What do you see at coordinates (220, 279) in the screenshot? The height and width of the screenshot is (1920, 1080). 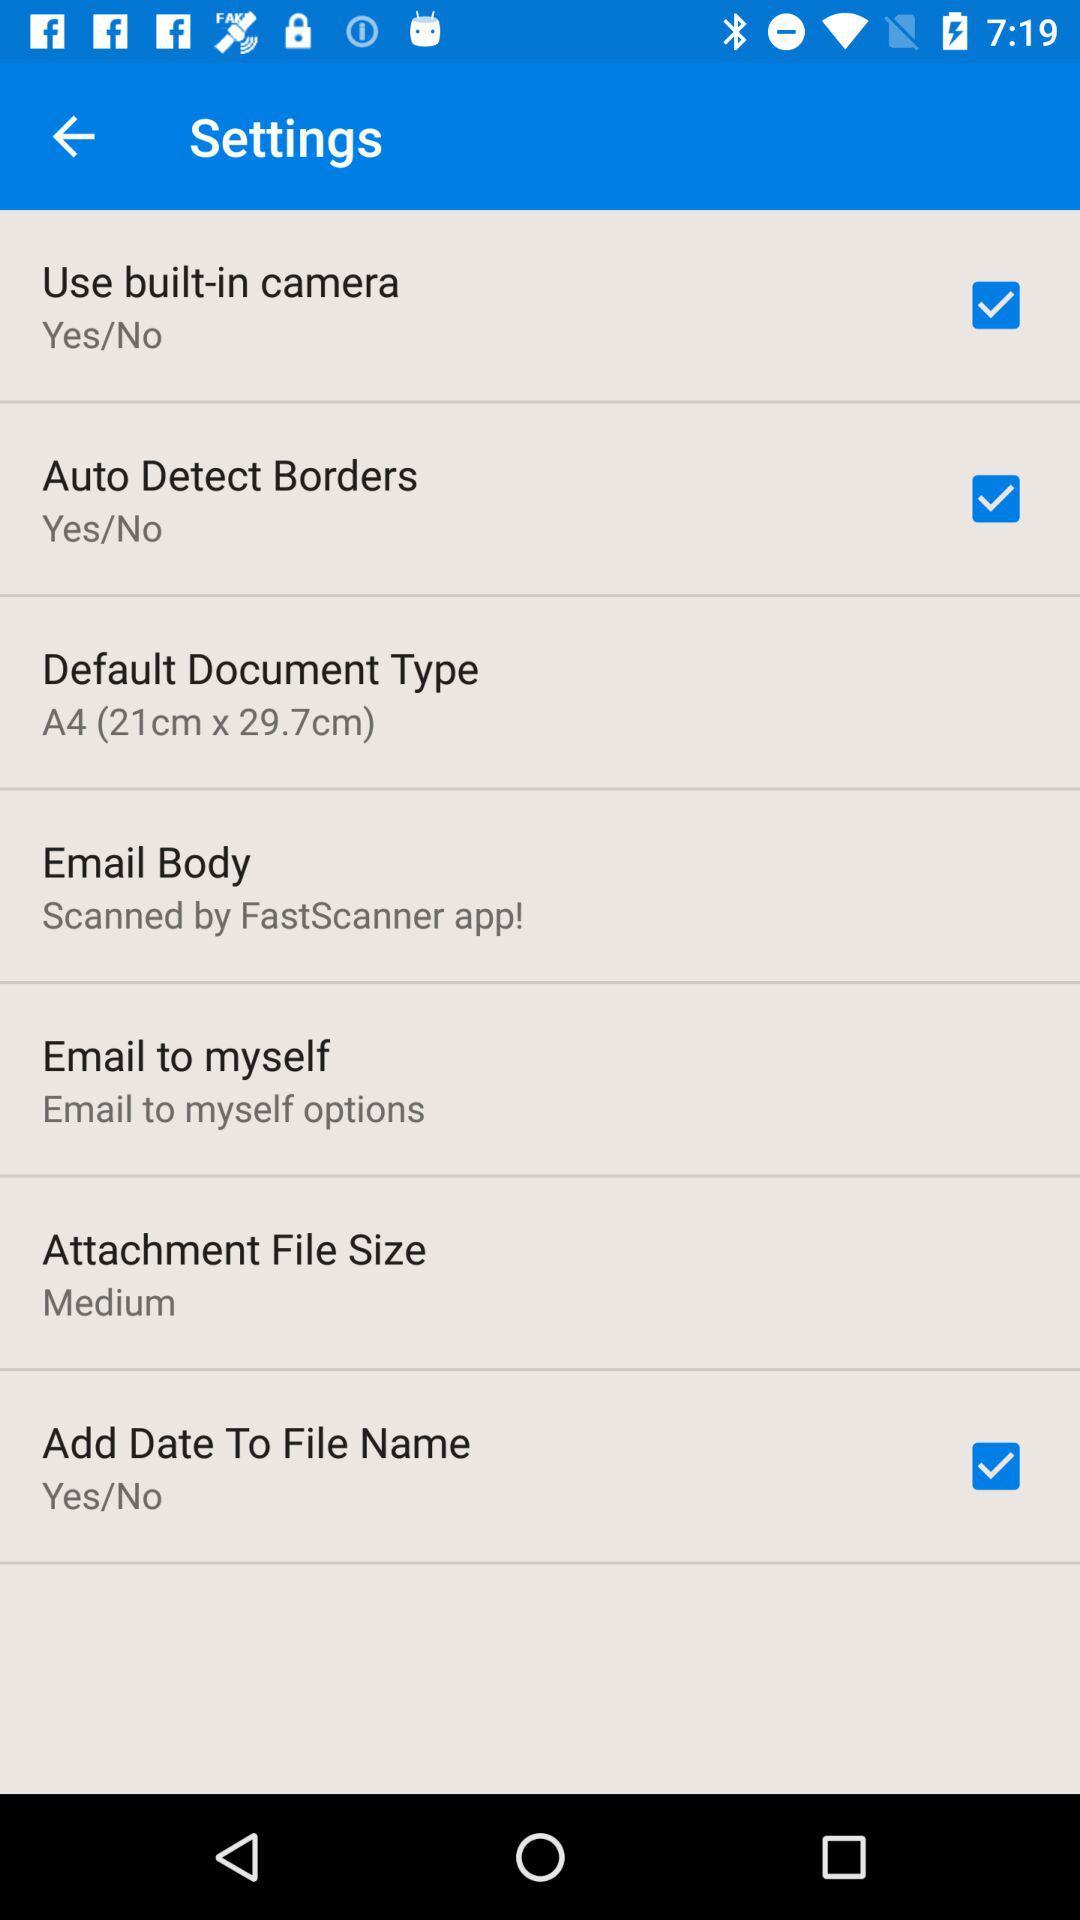 I see `item above the yes/no item` at bounding box center [220, 279].